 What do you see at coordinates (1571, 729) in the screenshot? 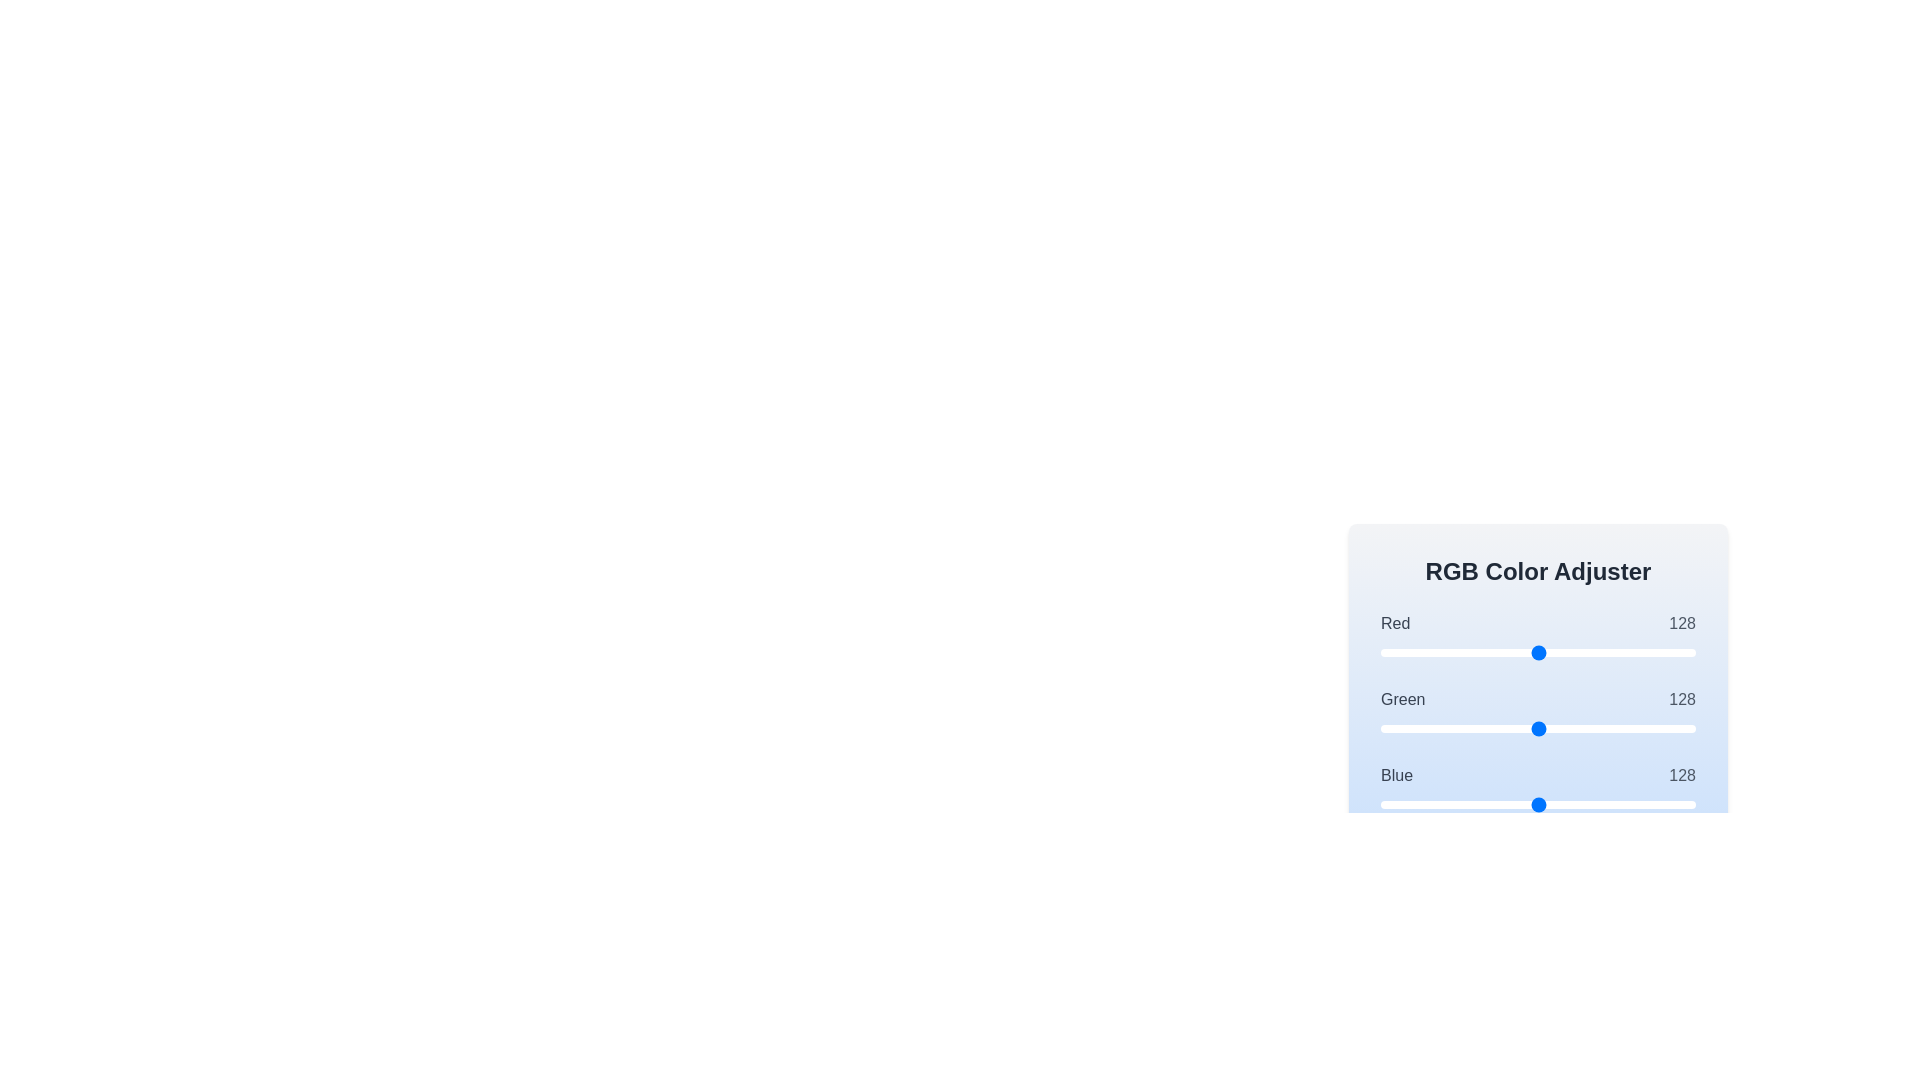
I see `the green slider to 155 where value is between 0 and 255` at bounding box center [1571, 729].